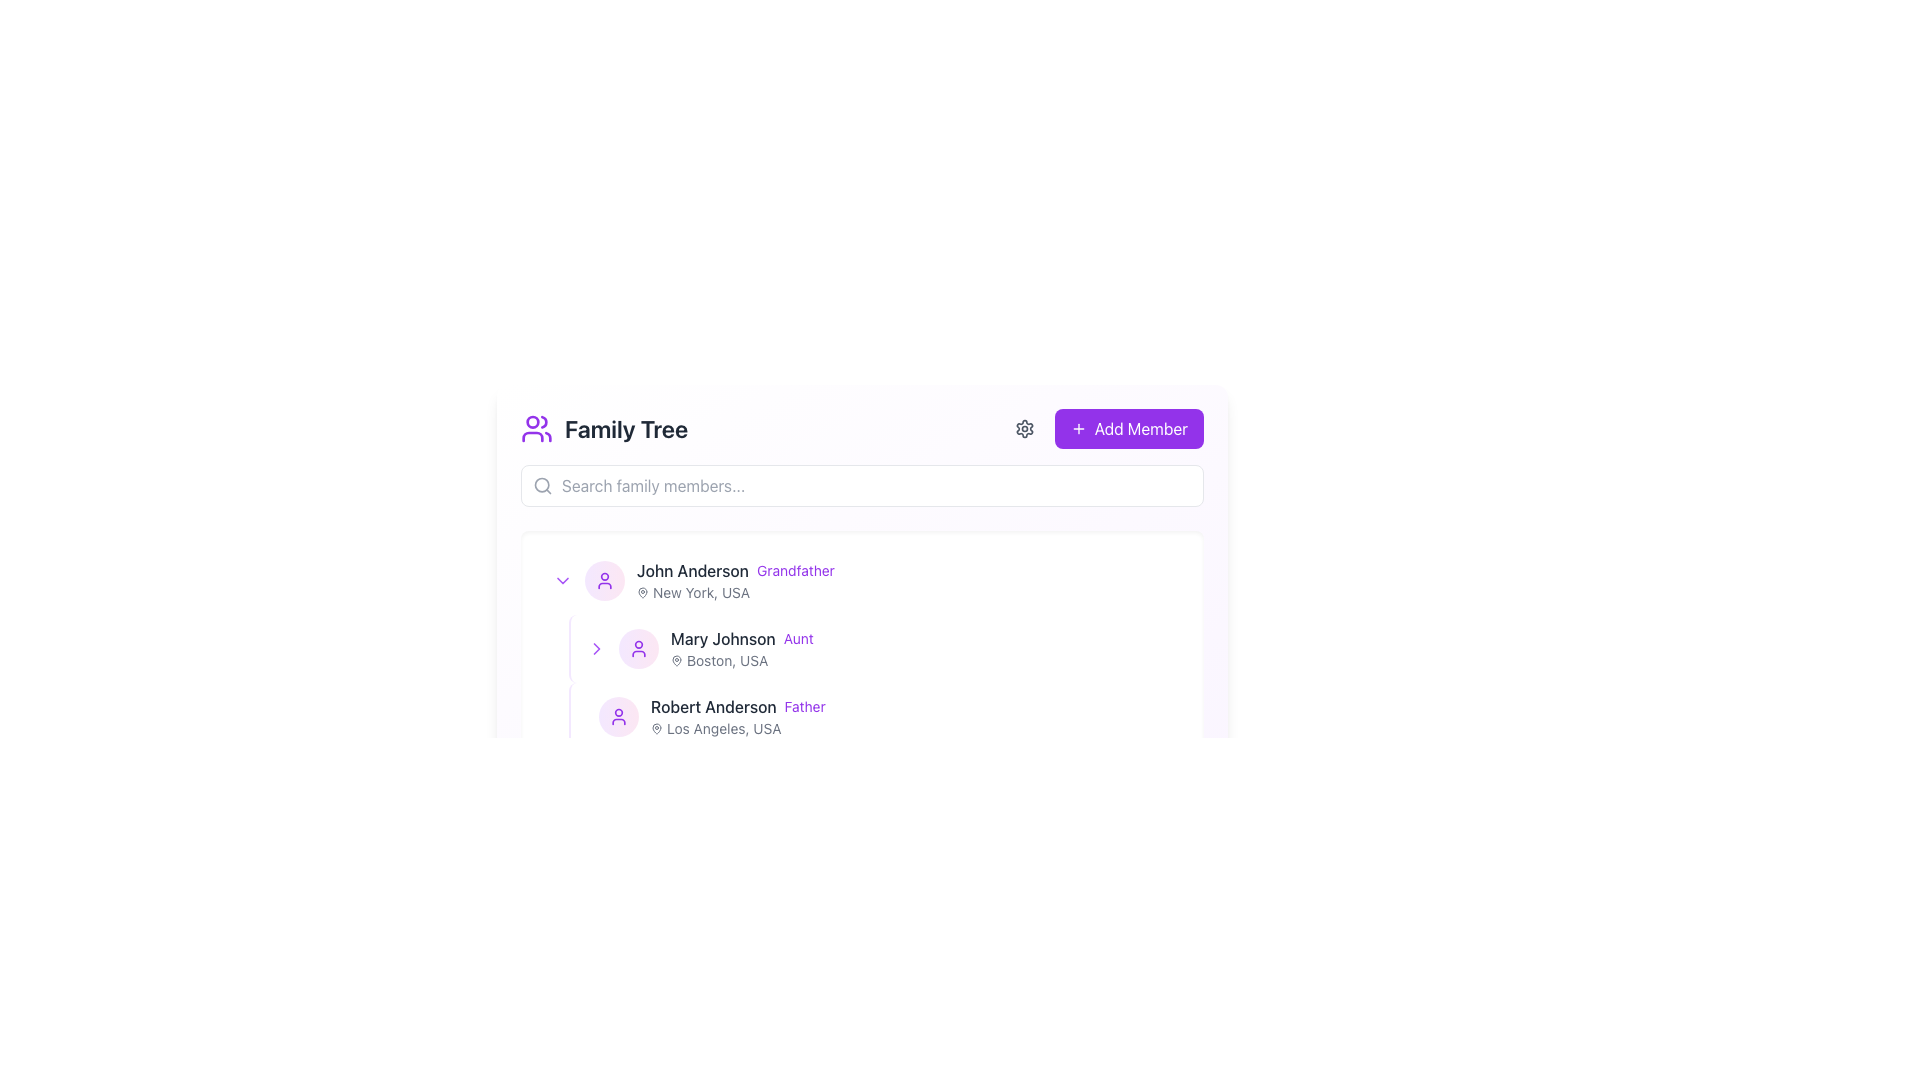  Describe the element at coordinates (905, 581) in the screenshot. I see `the first list item displaying 'John Anderson', 'Grandfather', and 'New York, USA'` at that location.